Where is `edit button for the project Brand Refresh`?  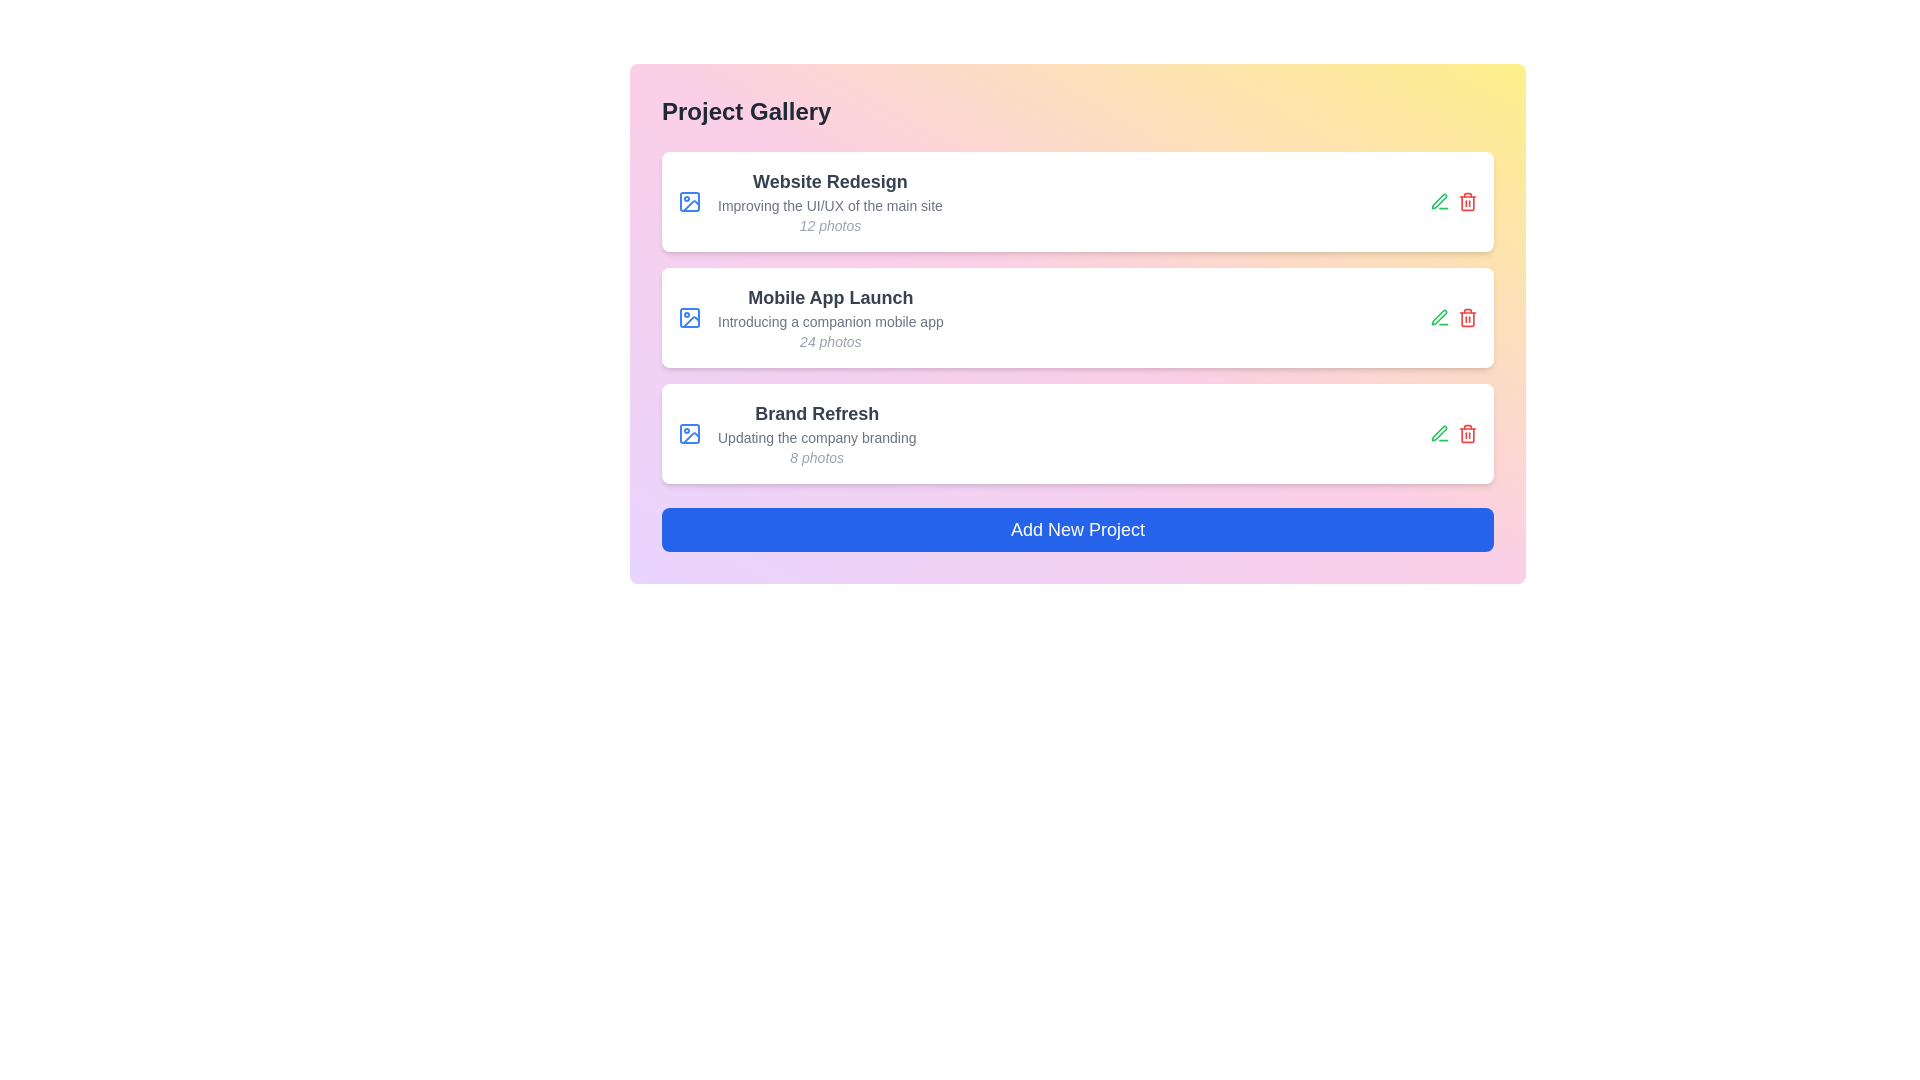
edit button for the project Brand Refresh is located at coordinates (1440, 433).